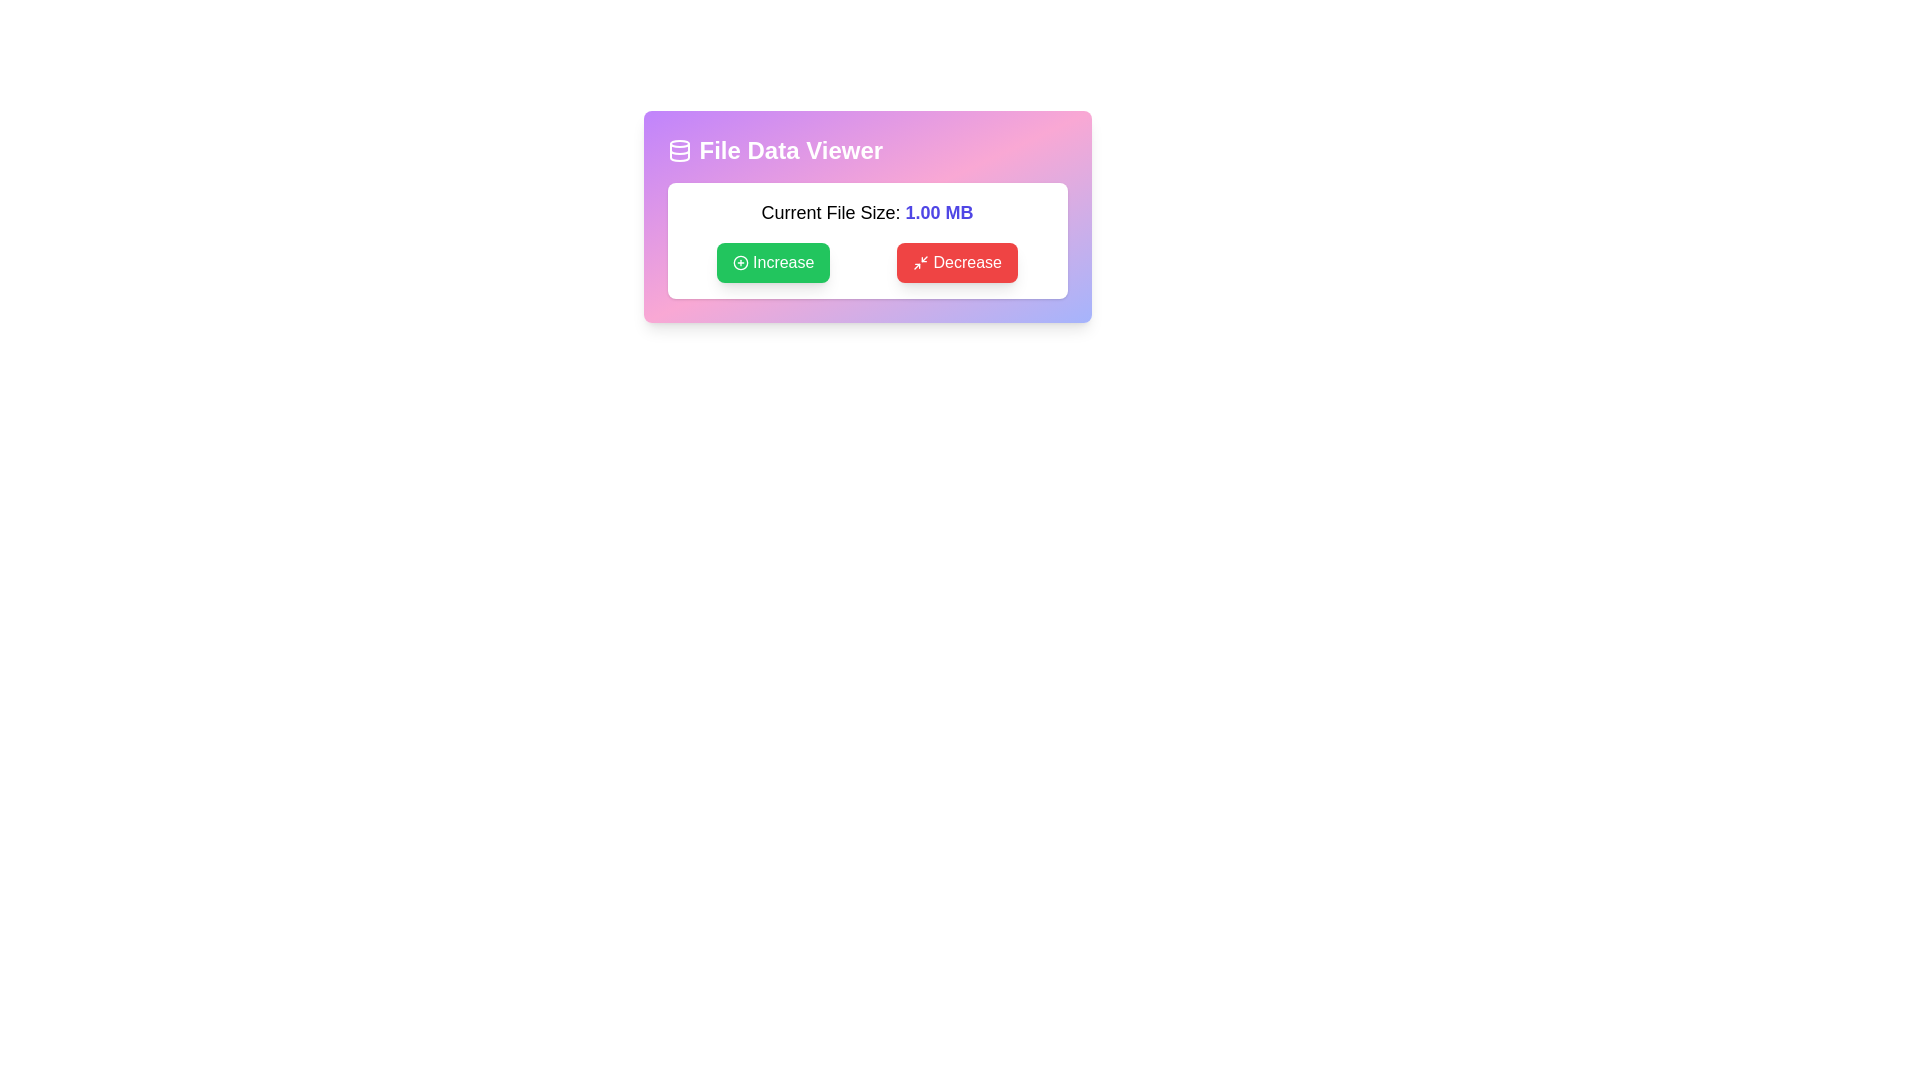 The height and width of the screenshot is (1080, 1920). Describe the element at coordinates (772, 261) in the screenshot. I see `the button that increases the current value or quantity displayed above it, located on the left side of the group with the 'Decrease' button` at that location.